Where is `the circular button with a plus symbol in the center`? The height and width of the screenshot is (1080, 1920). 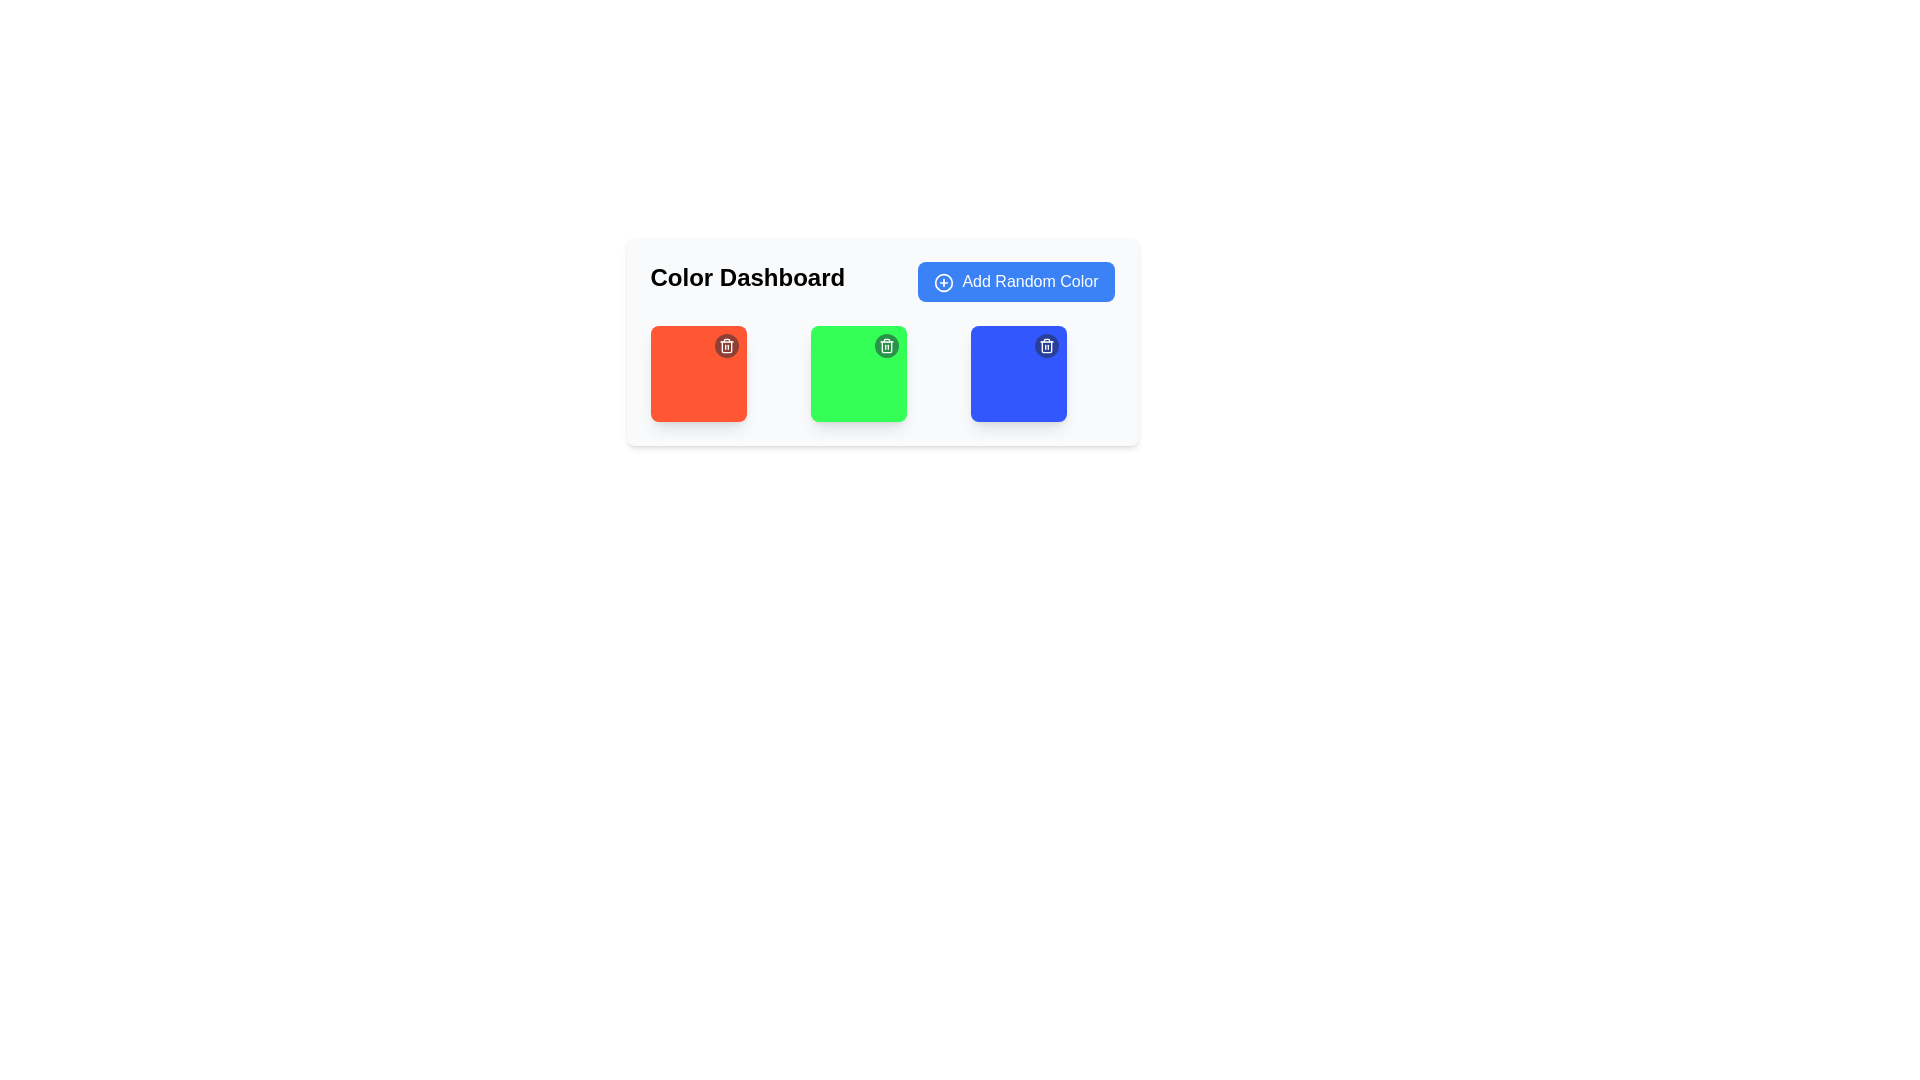
the circular button with a plus symbol in the center is located at coordinates (943, 282).